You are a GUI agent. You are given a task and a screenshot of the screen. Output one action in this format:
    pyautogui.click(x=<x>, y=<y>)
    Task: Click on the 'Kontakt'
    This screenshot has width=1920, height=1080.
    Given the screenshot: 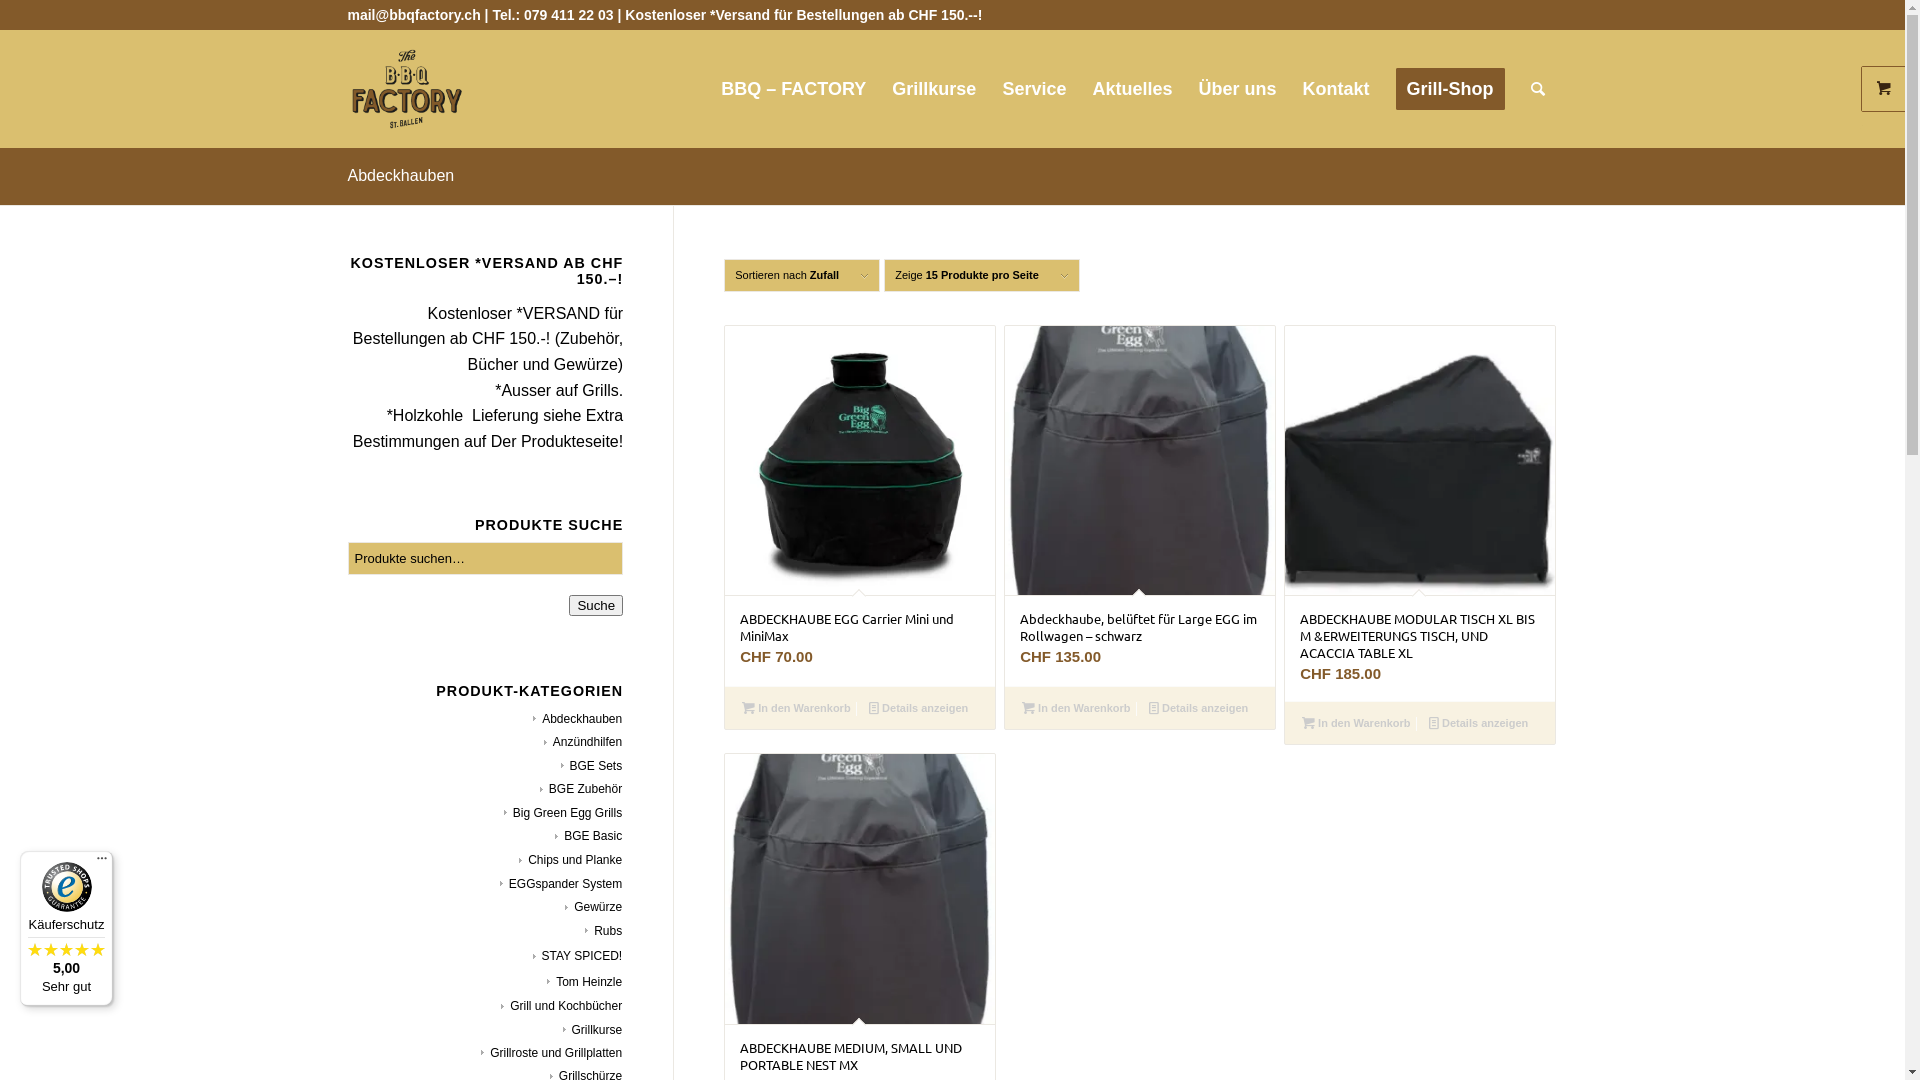 What is the action you would take?
    pyautogui.click(x=1336, y=87)
    